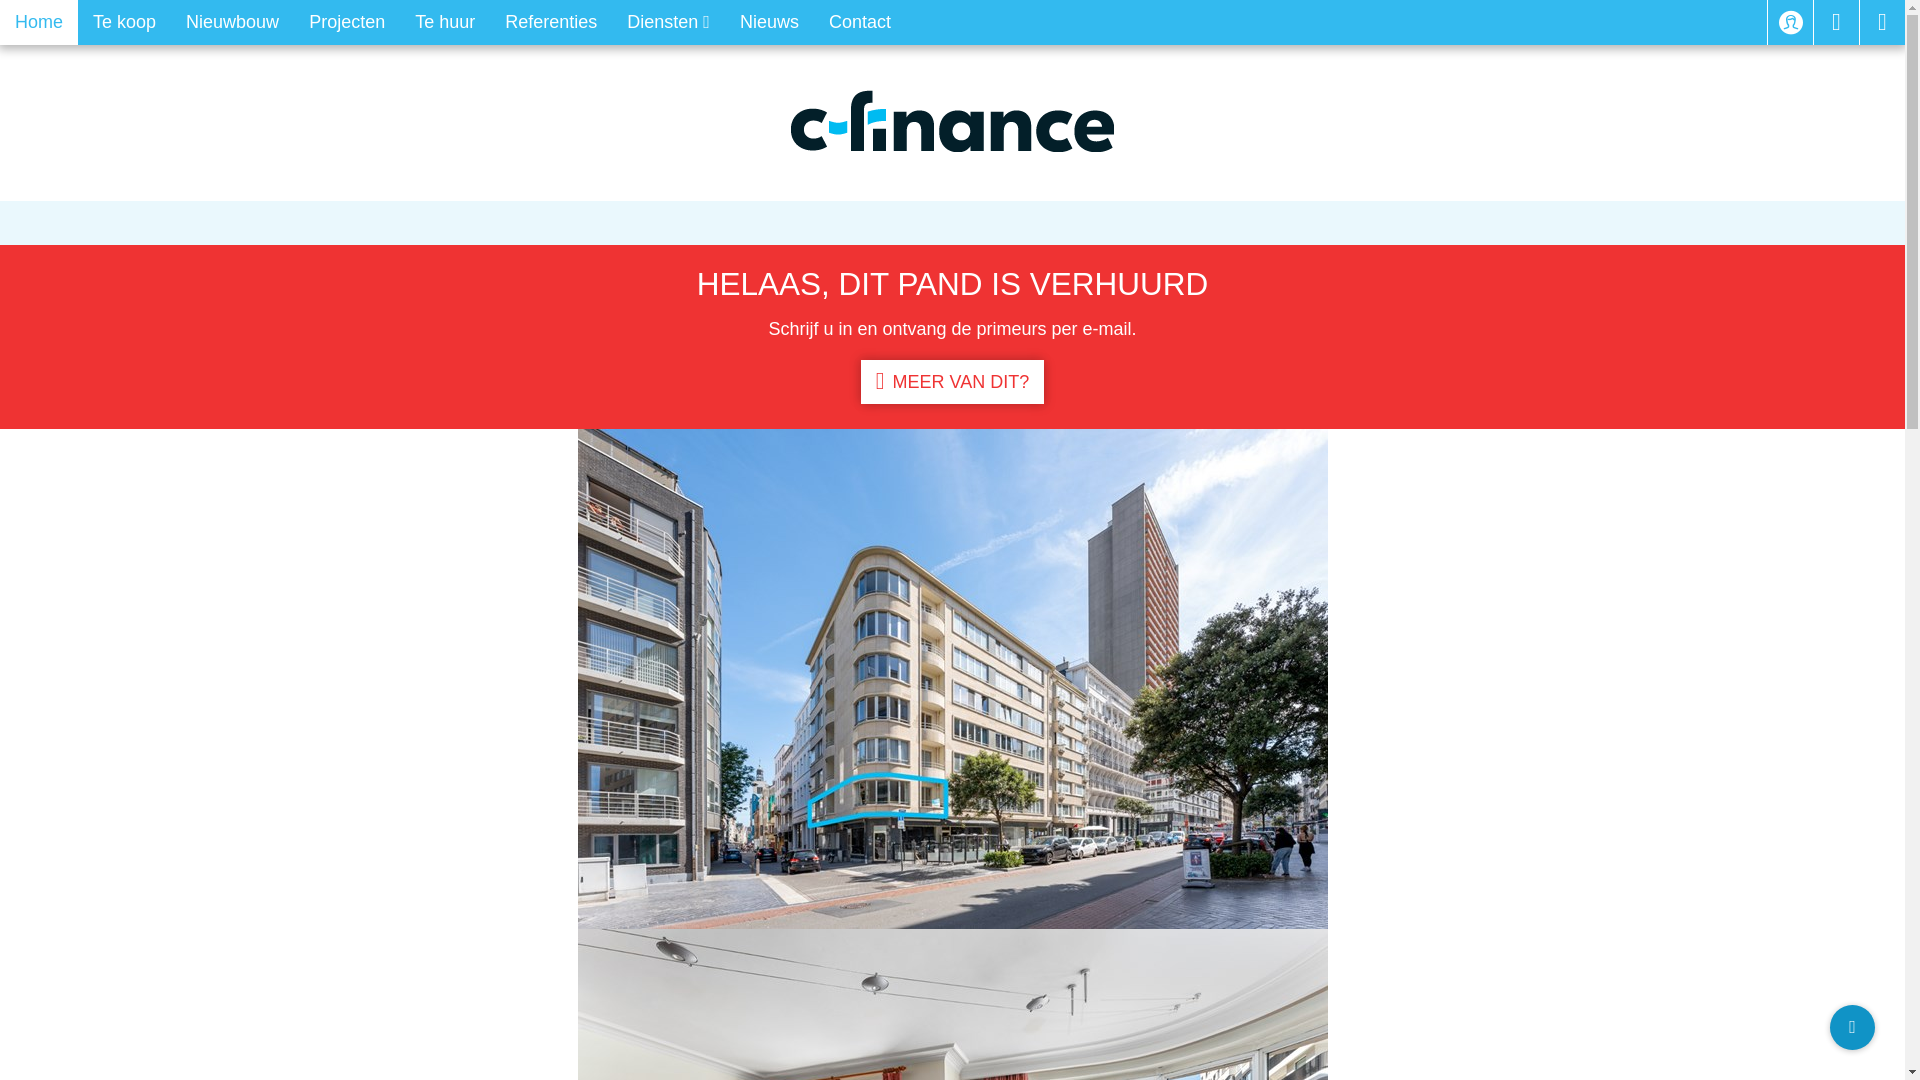 This screenshot has height=1080, width=1920. I want to click on 'Diensten', so click(668, 22).